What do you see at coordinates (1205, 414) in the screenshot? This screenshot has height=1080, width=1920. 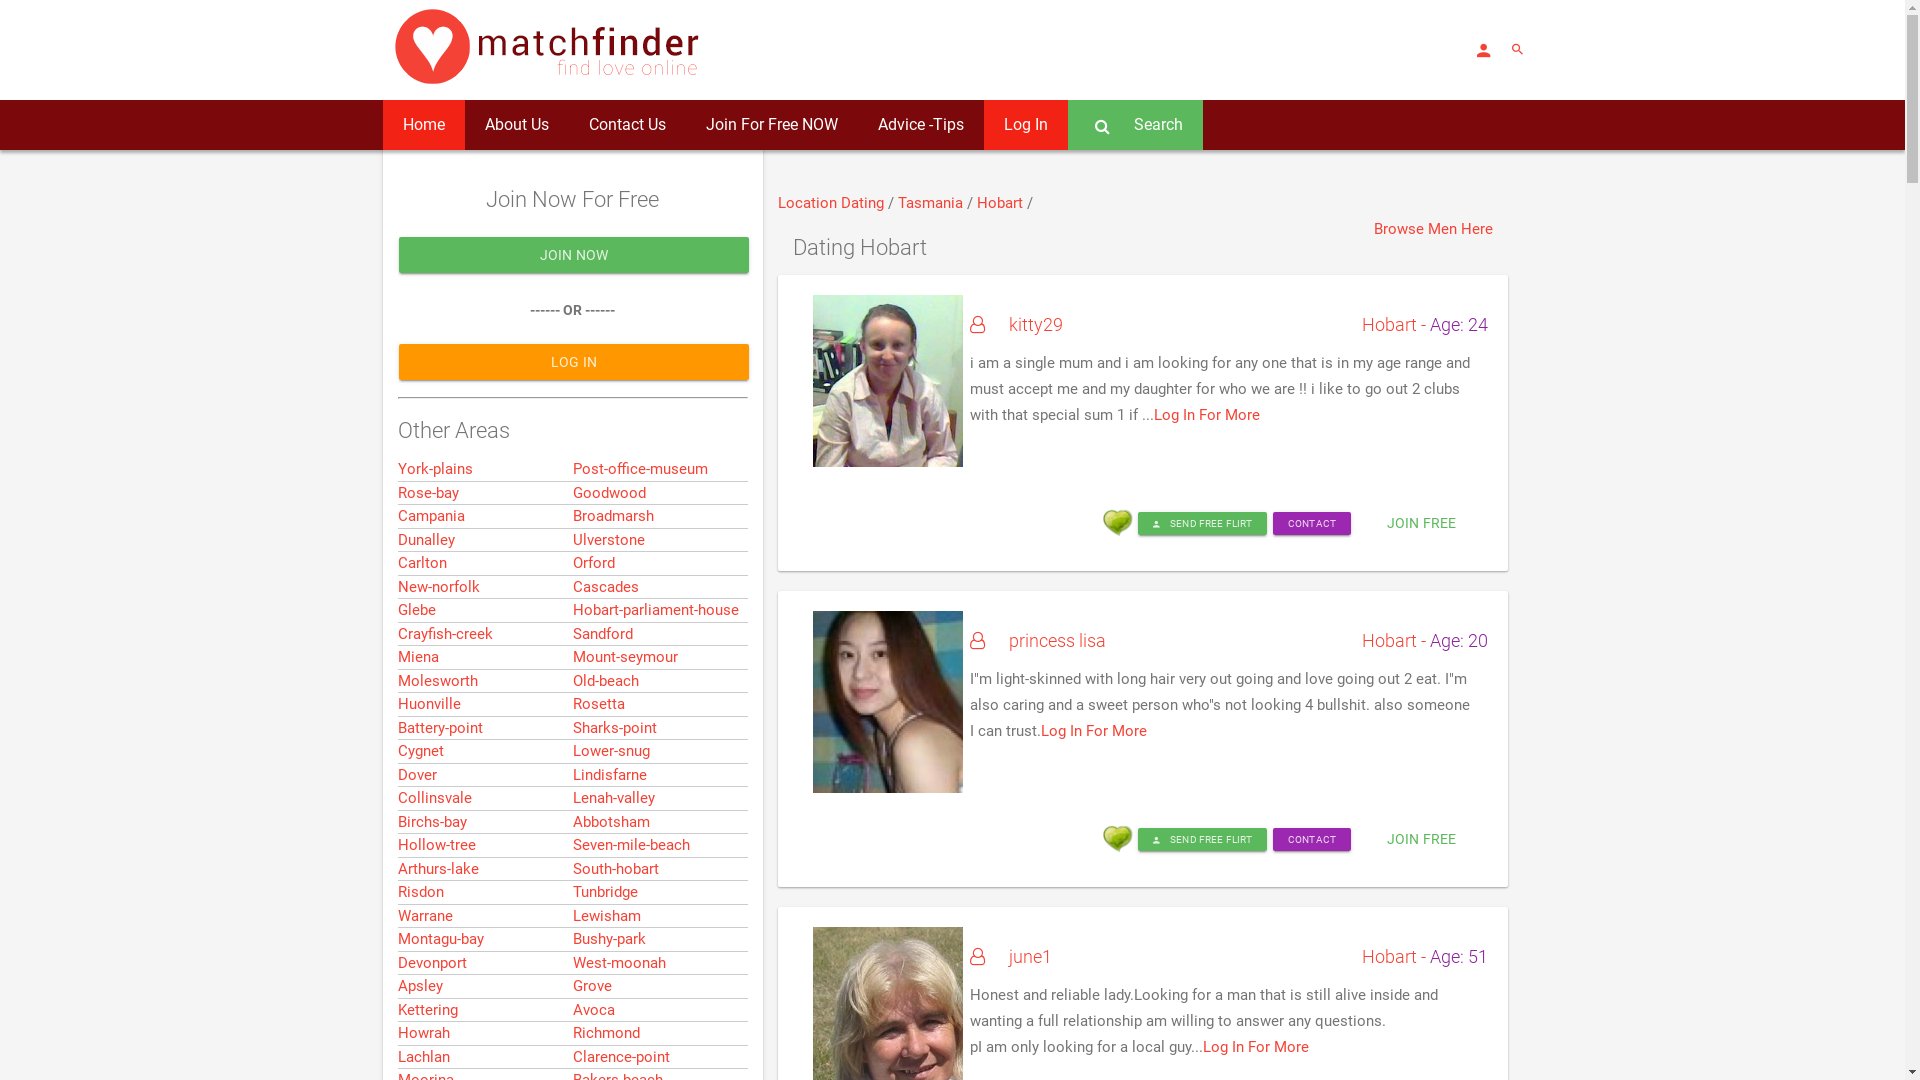 I see `'Log In For More'` at bounding box center [1205, 414].